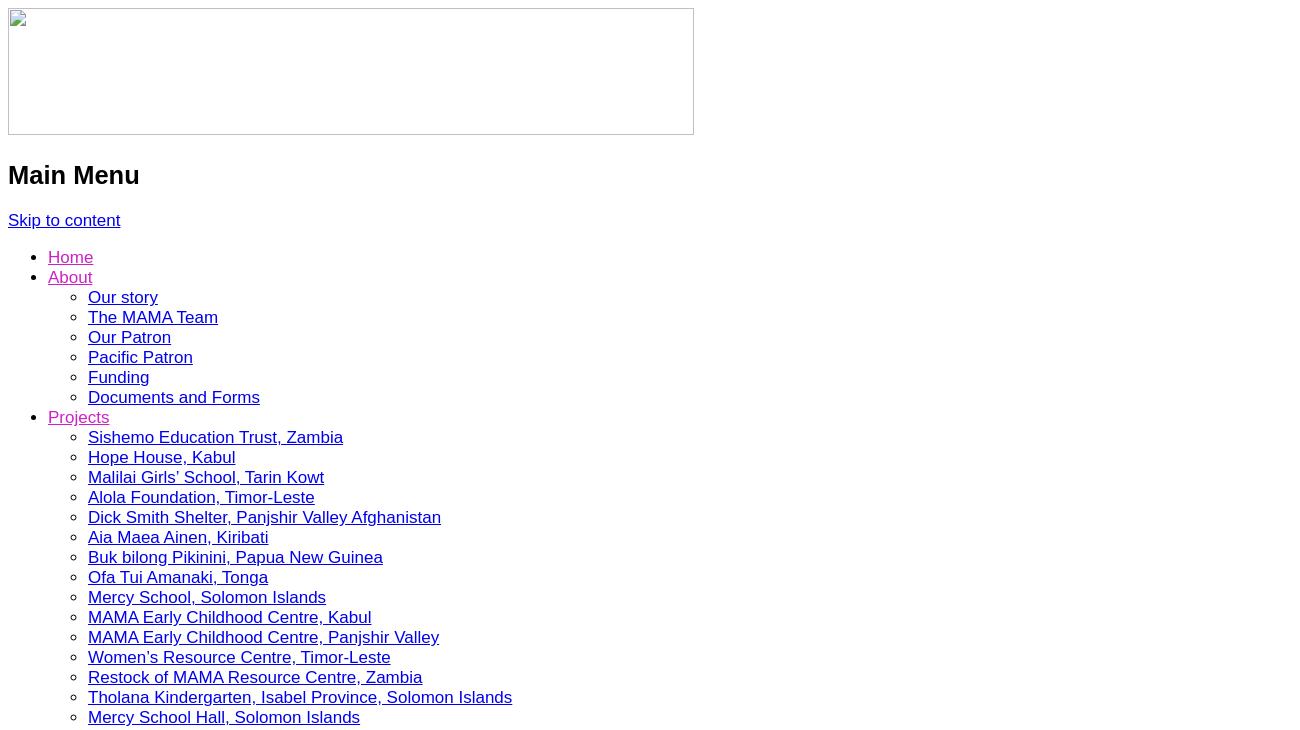 The height and width of the screenshot is (730, 1300). I want to click on 'Projects', so click(78, 416).